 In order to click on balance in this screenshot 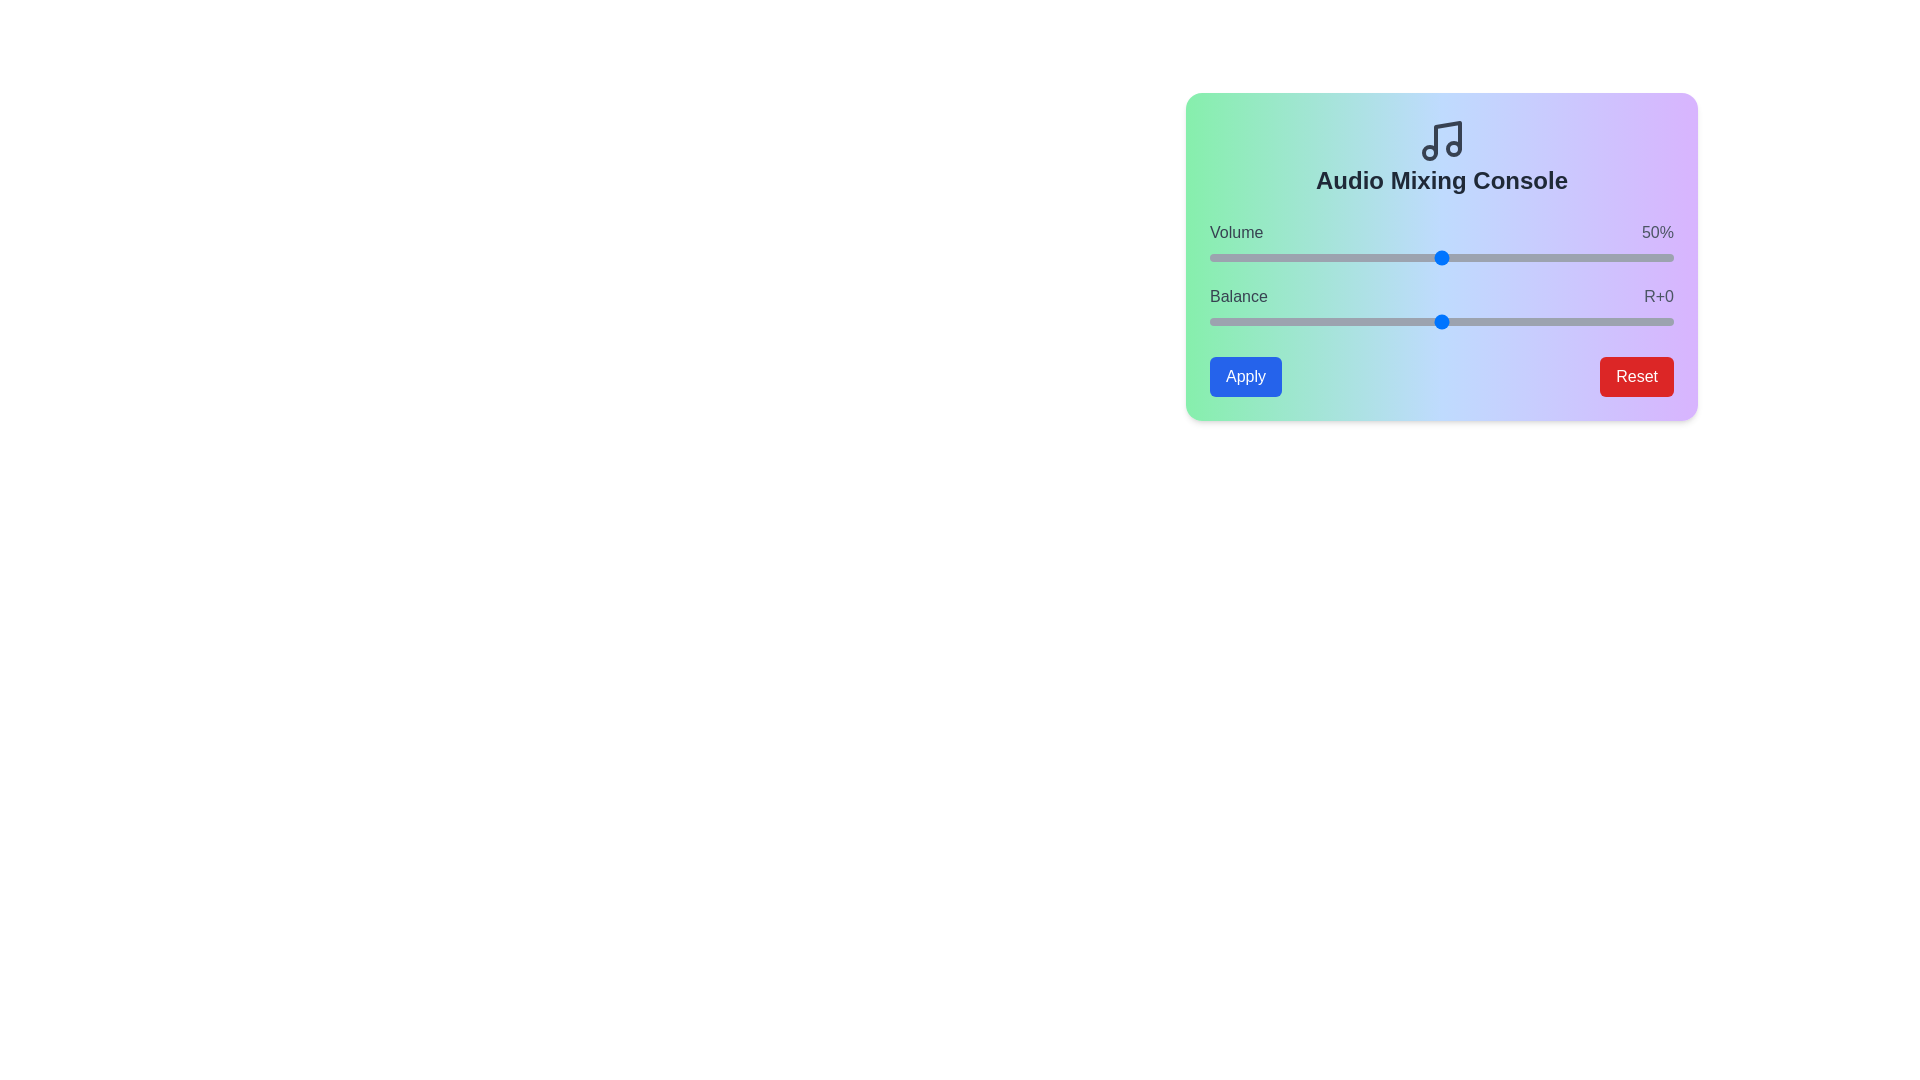, I will do `click(1594, 320)`.